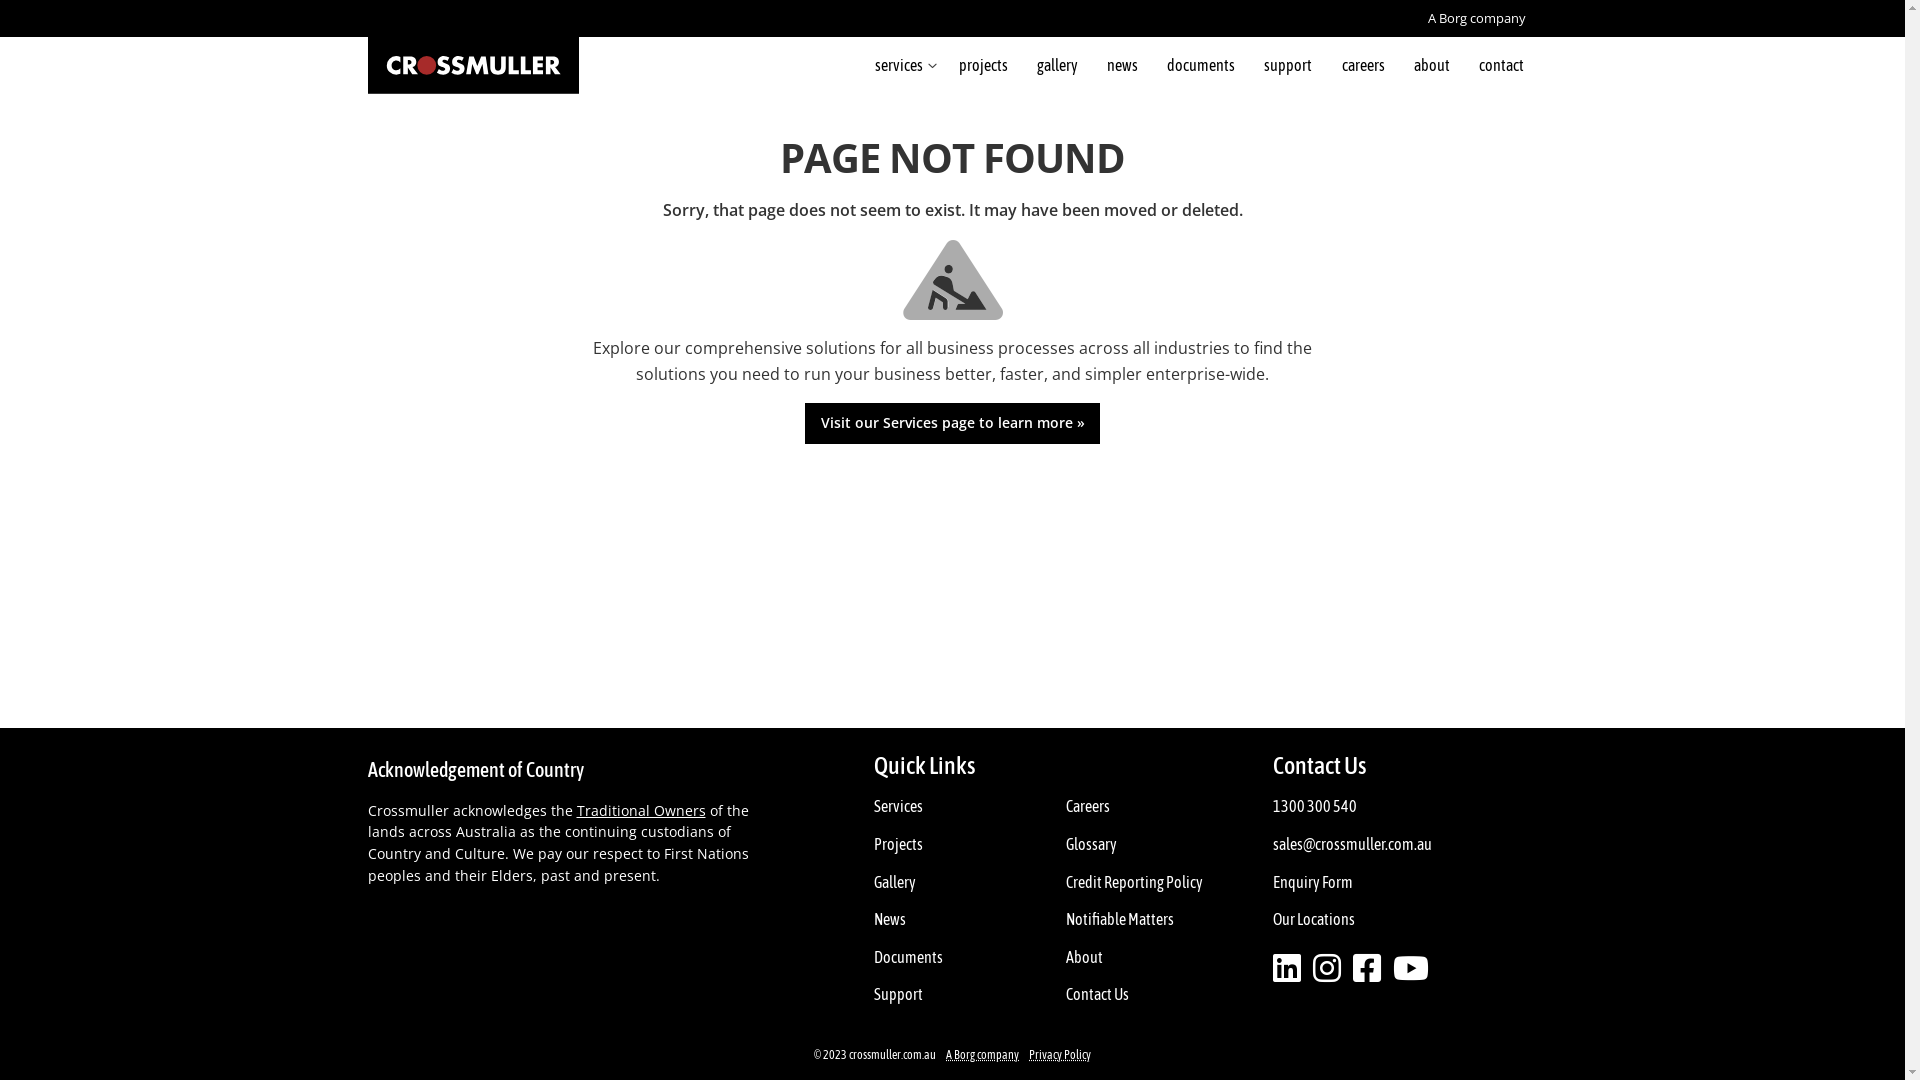 This screenshot has width=1920, height=1080. I want to click on 'About', so click(1083, 956).